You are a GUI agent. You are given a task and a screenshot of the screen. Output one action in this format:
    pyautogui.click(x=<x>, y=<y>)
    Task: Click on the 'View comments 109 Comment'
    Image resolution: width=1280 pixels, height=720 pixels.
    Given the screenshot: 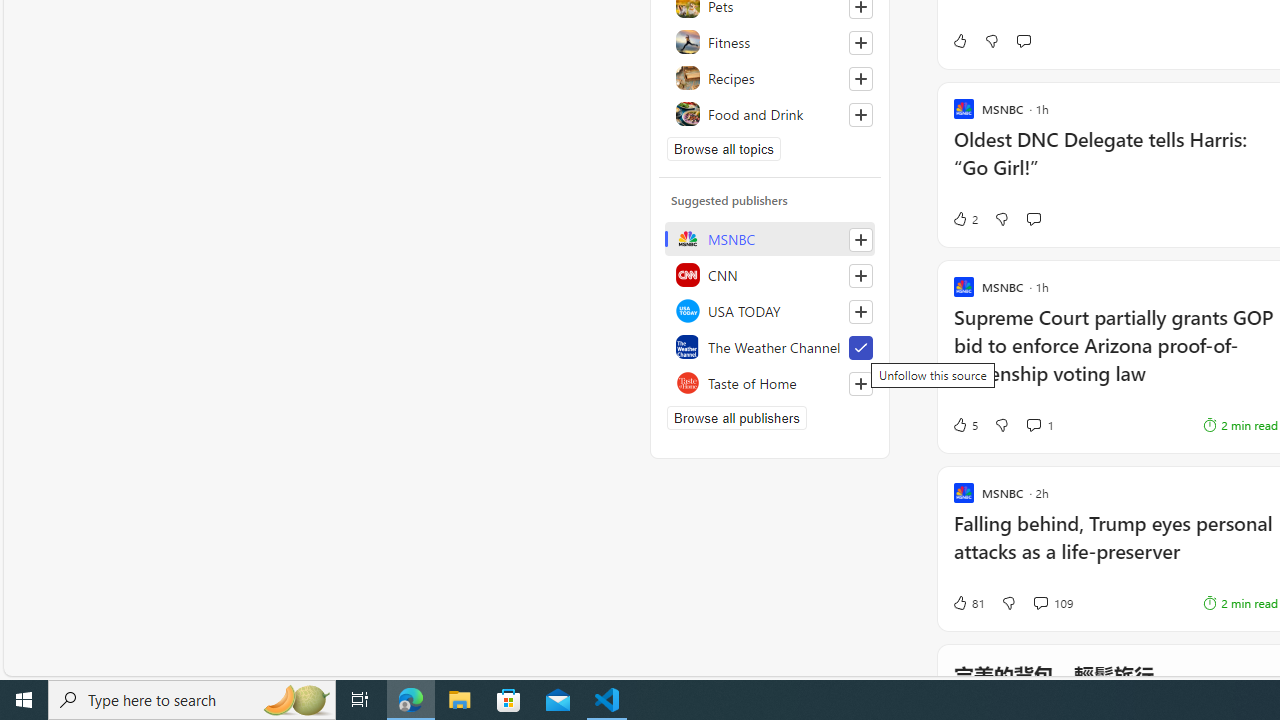 What is the action you would take?
    pyautogui.click(x=1051, y=602)
    